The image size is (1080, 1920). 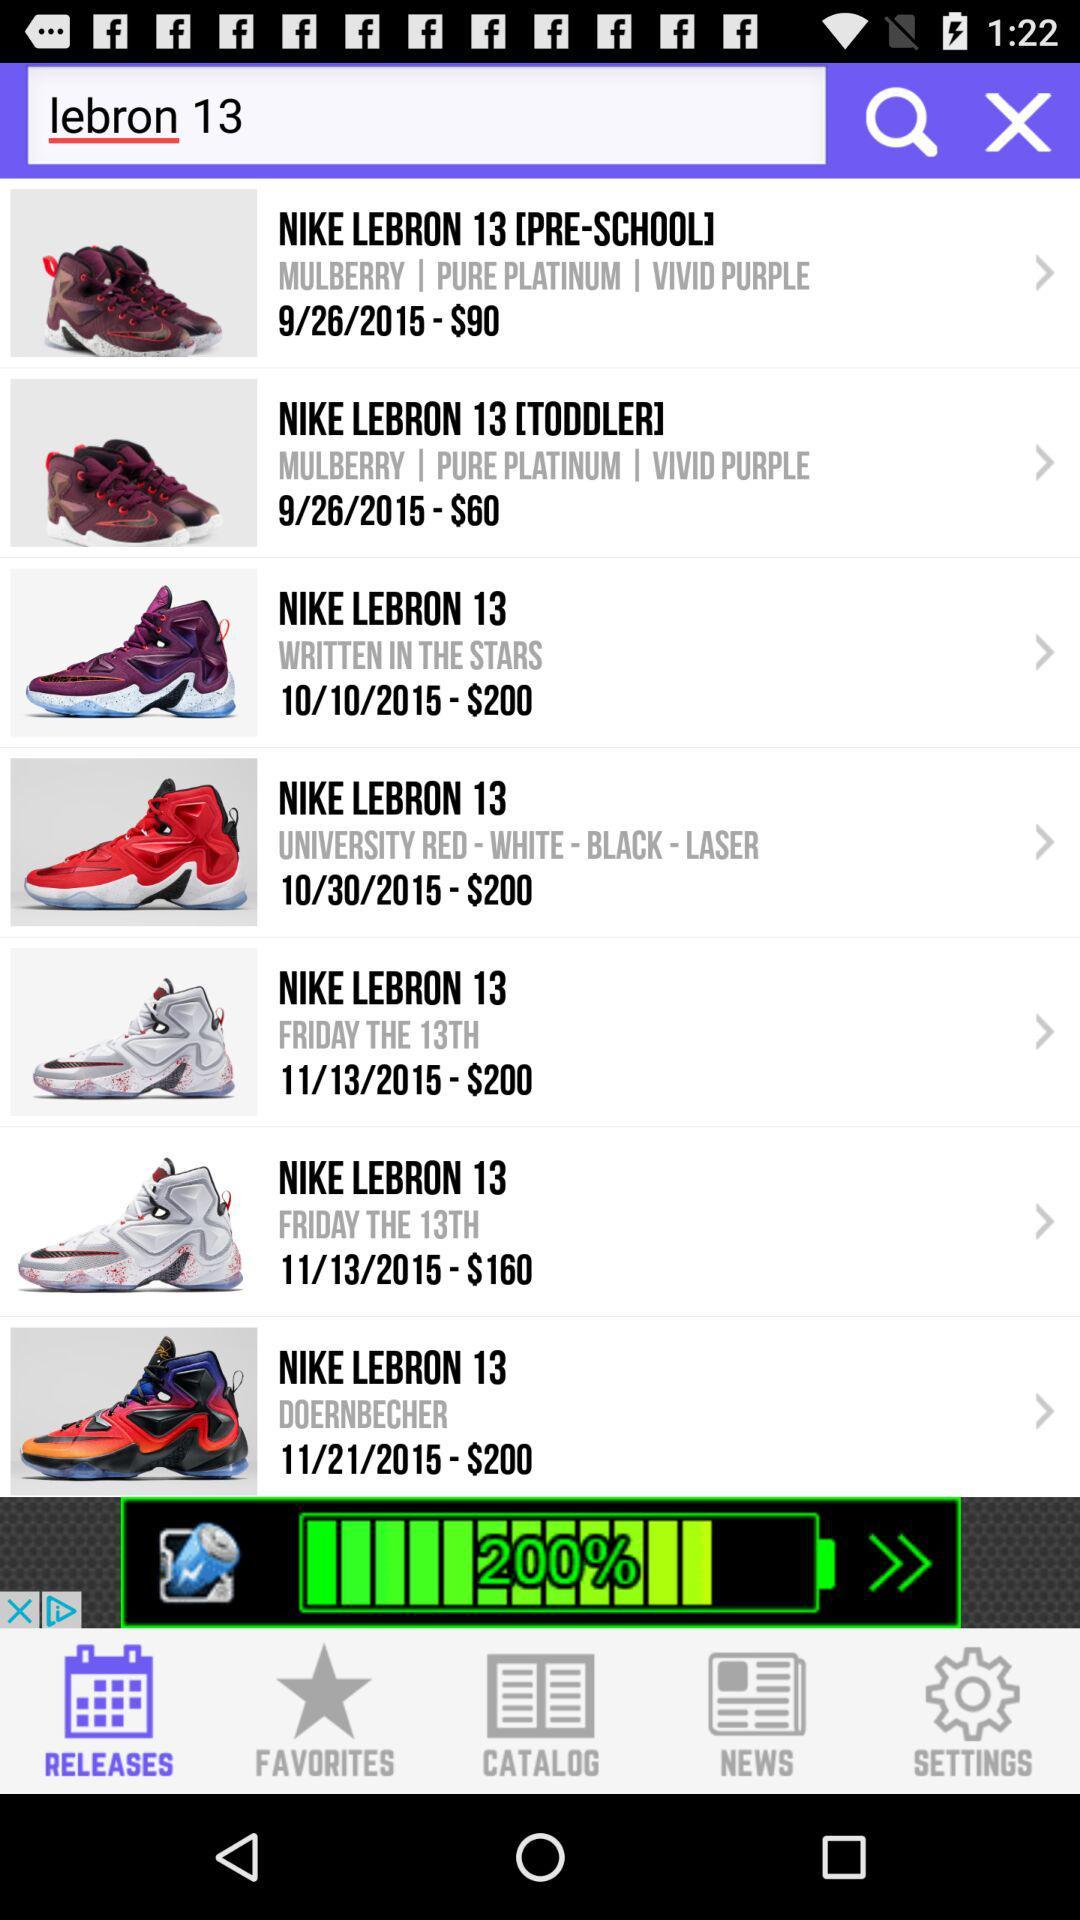 What do you see at coordinates (323, 1710) in the screenshot?
I see `favorites` at bounding box center [323, 1710].